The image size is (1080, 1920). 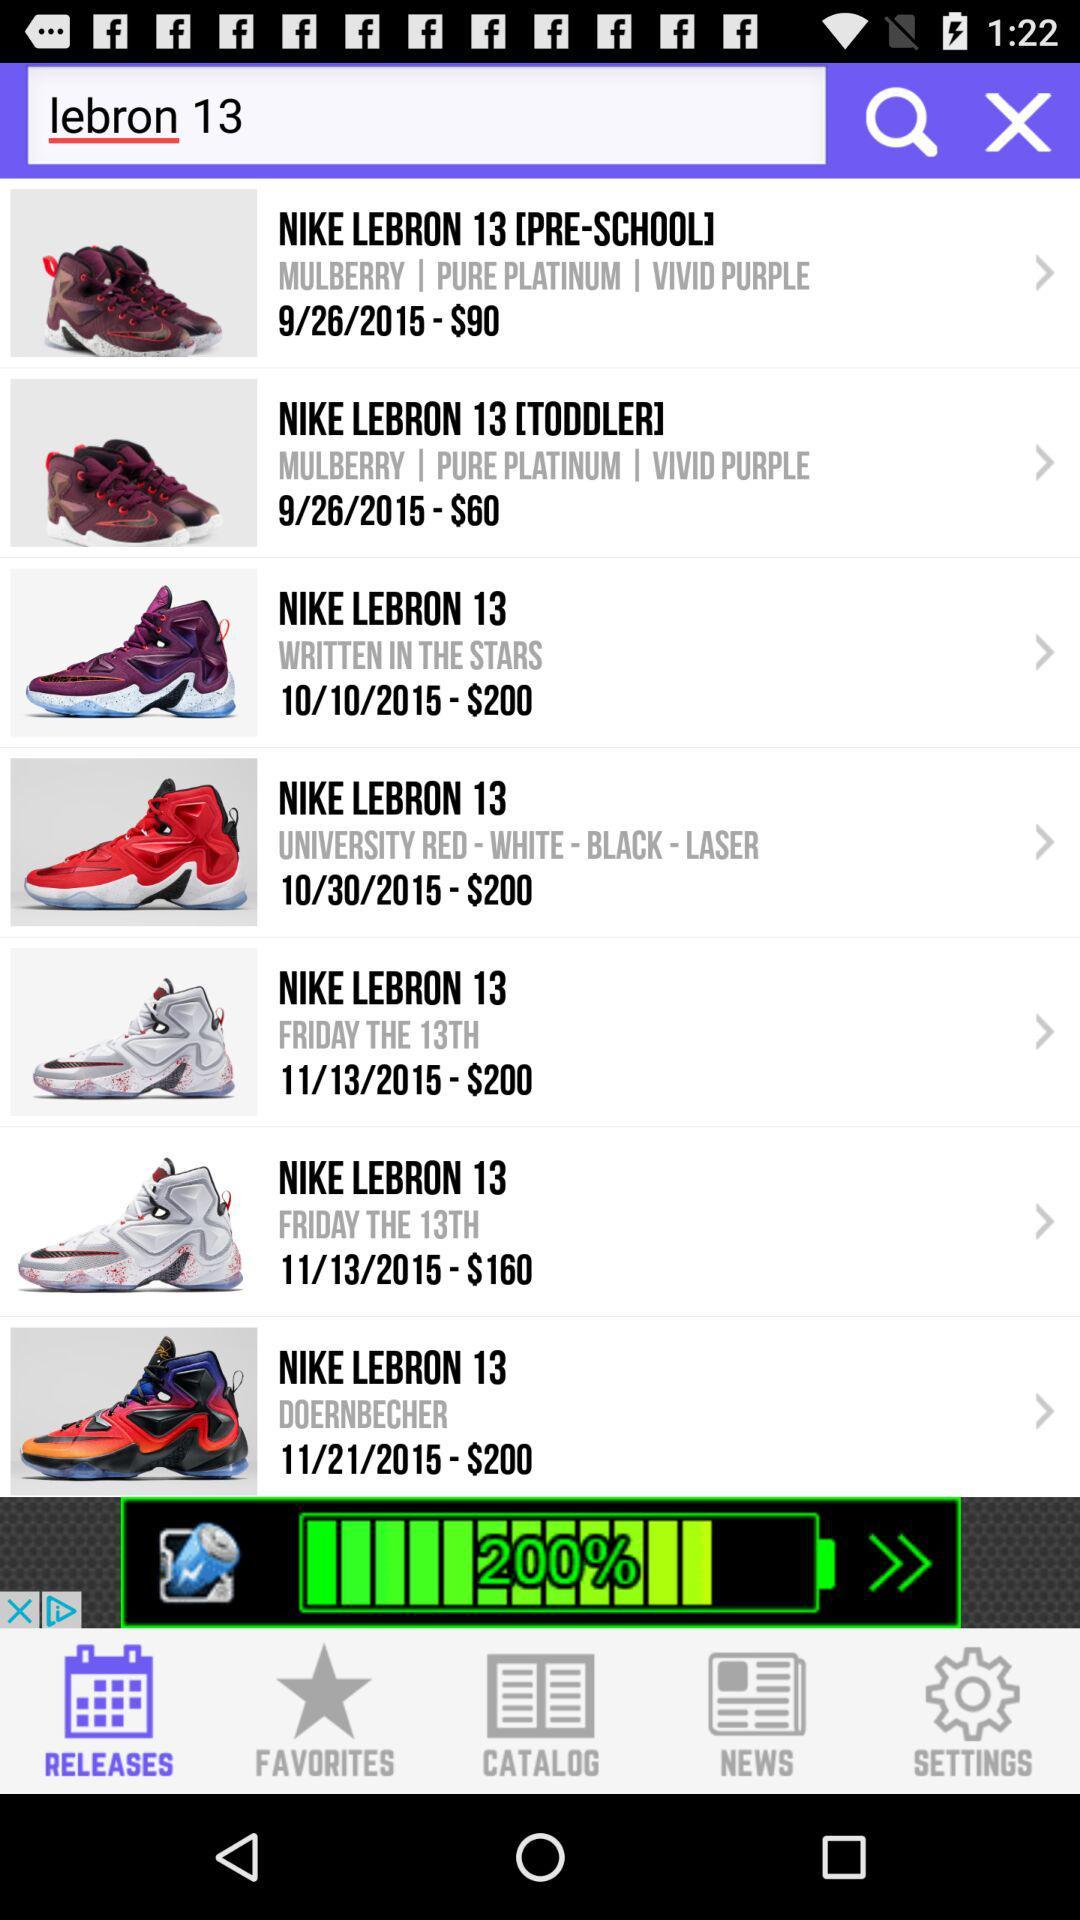 What do you see at coordinates (323, 1710) in the screenshot?
I see `favorites` at bounding box center [323, 1710].